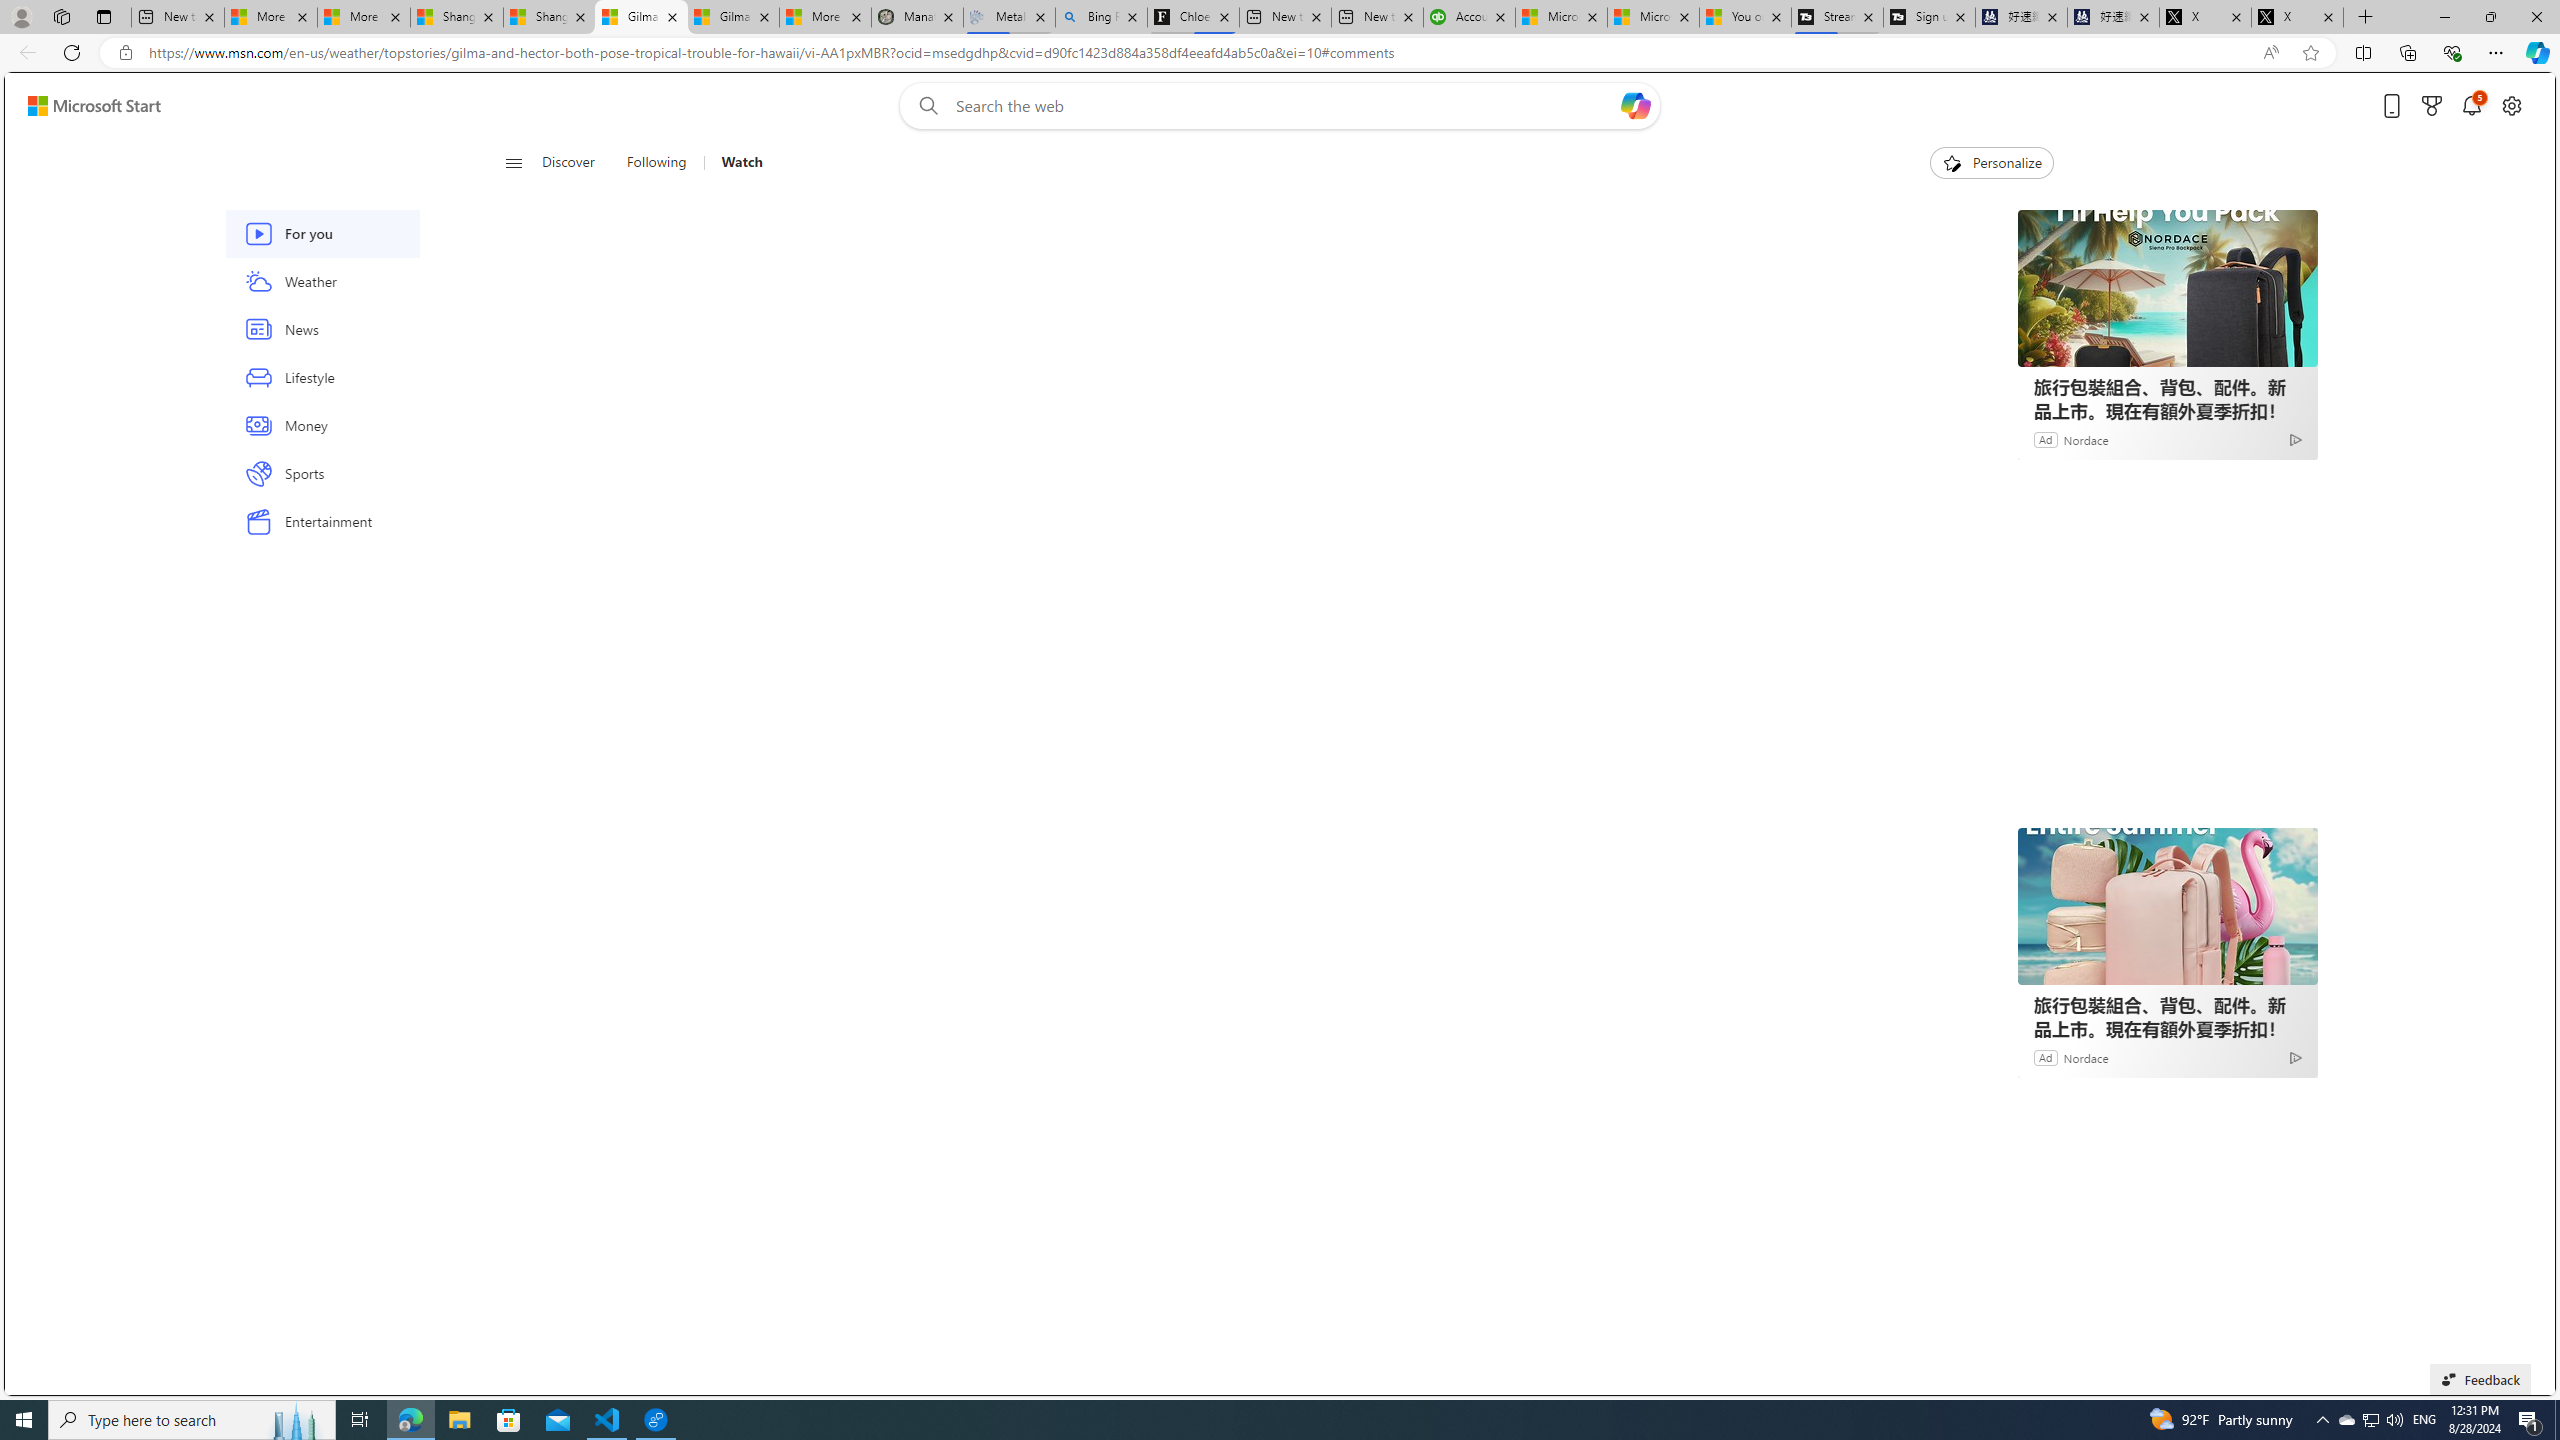 This screenshot has height=1440, width=2560. What do you see at coordinates (86, 104) in the screenshot?
I see `'Skip to content'` at bounding box center [86, 104].